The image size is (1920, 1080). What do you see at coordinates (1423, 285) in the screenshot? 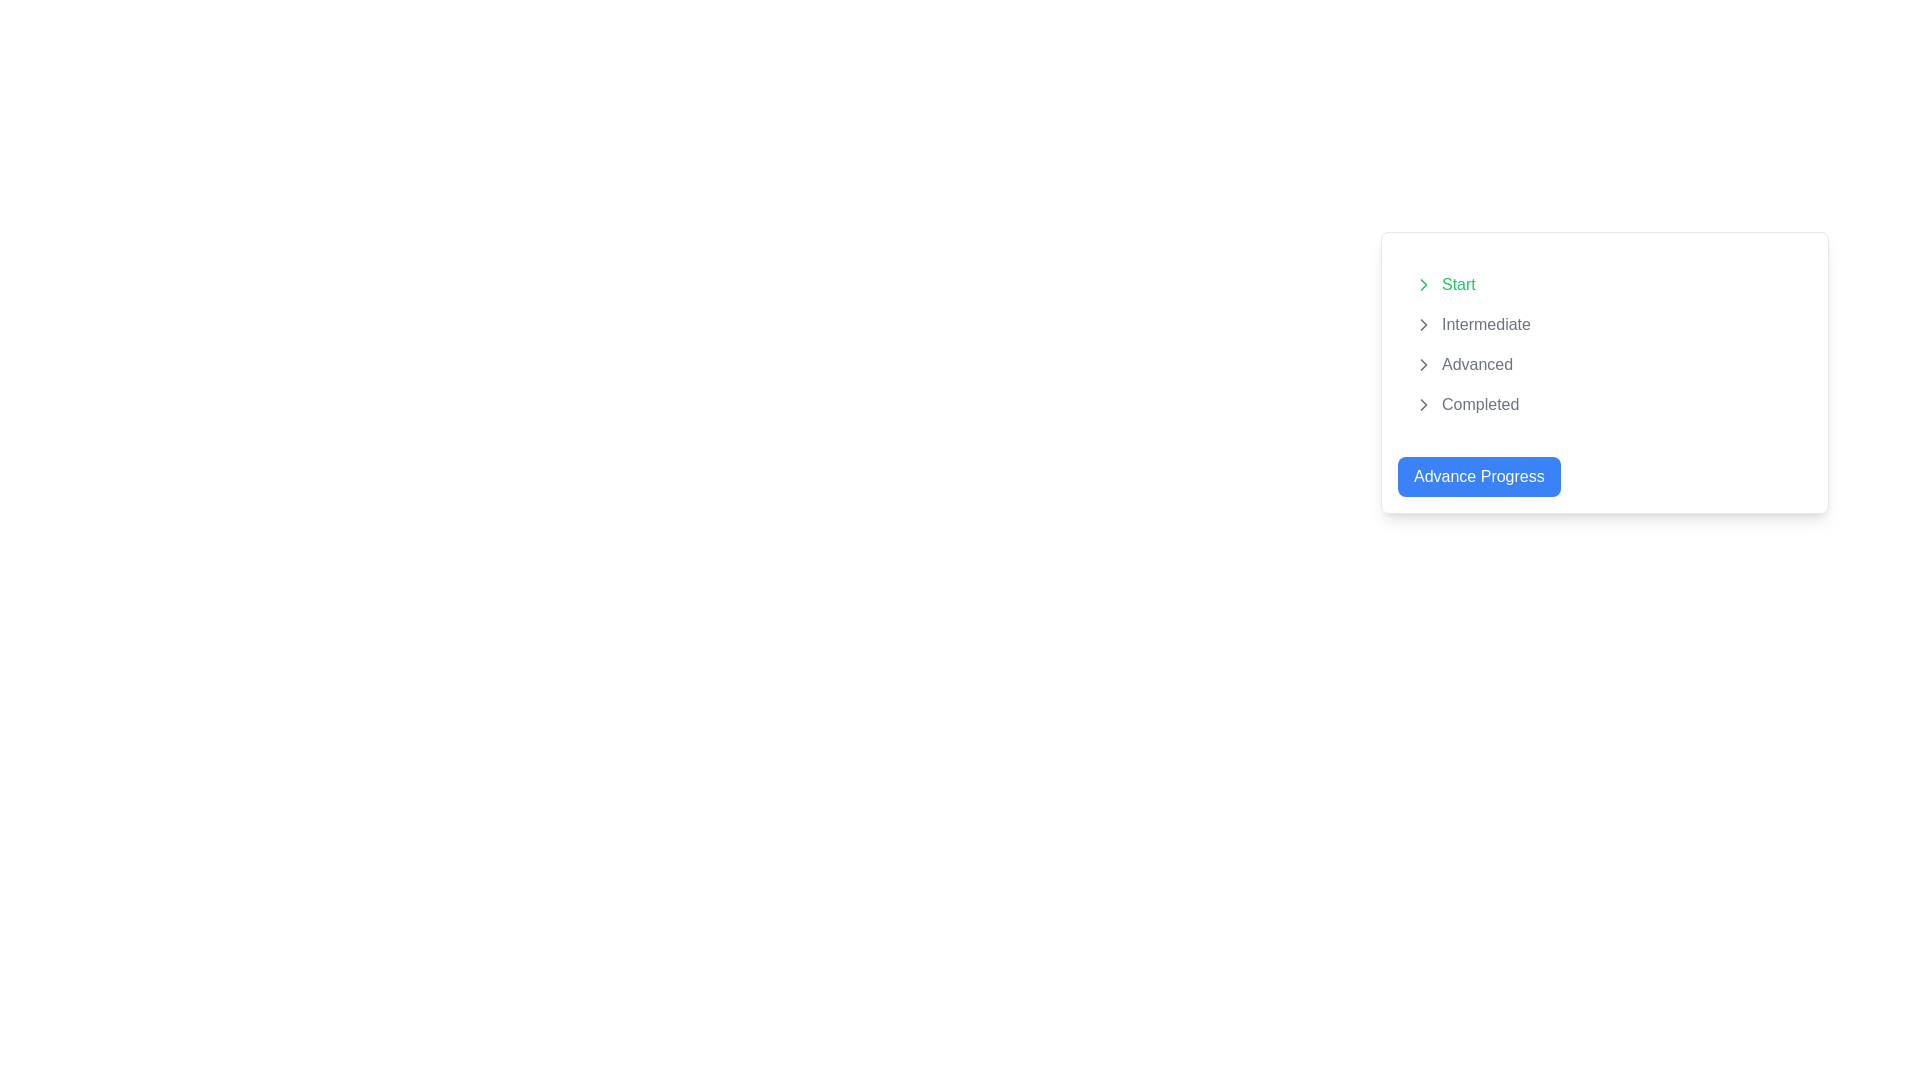
I see `the chevron arrow icon located to the left of the text labeled 'Intermediate' to trigger hover effects` at bounding box center [1423, 285].